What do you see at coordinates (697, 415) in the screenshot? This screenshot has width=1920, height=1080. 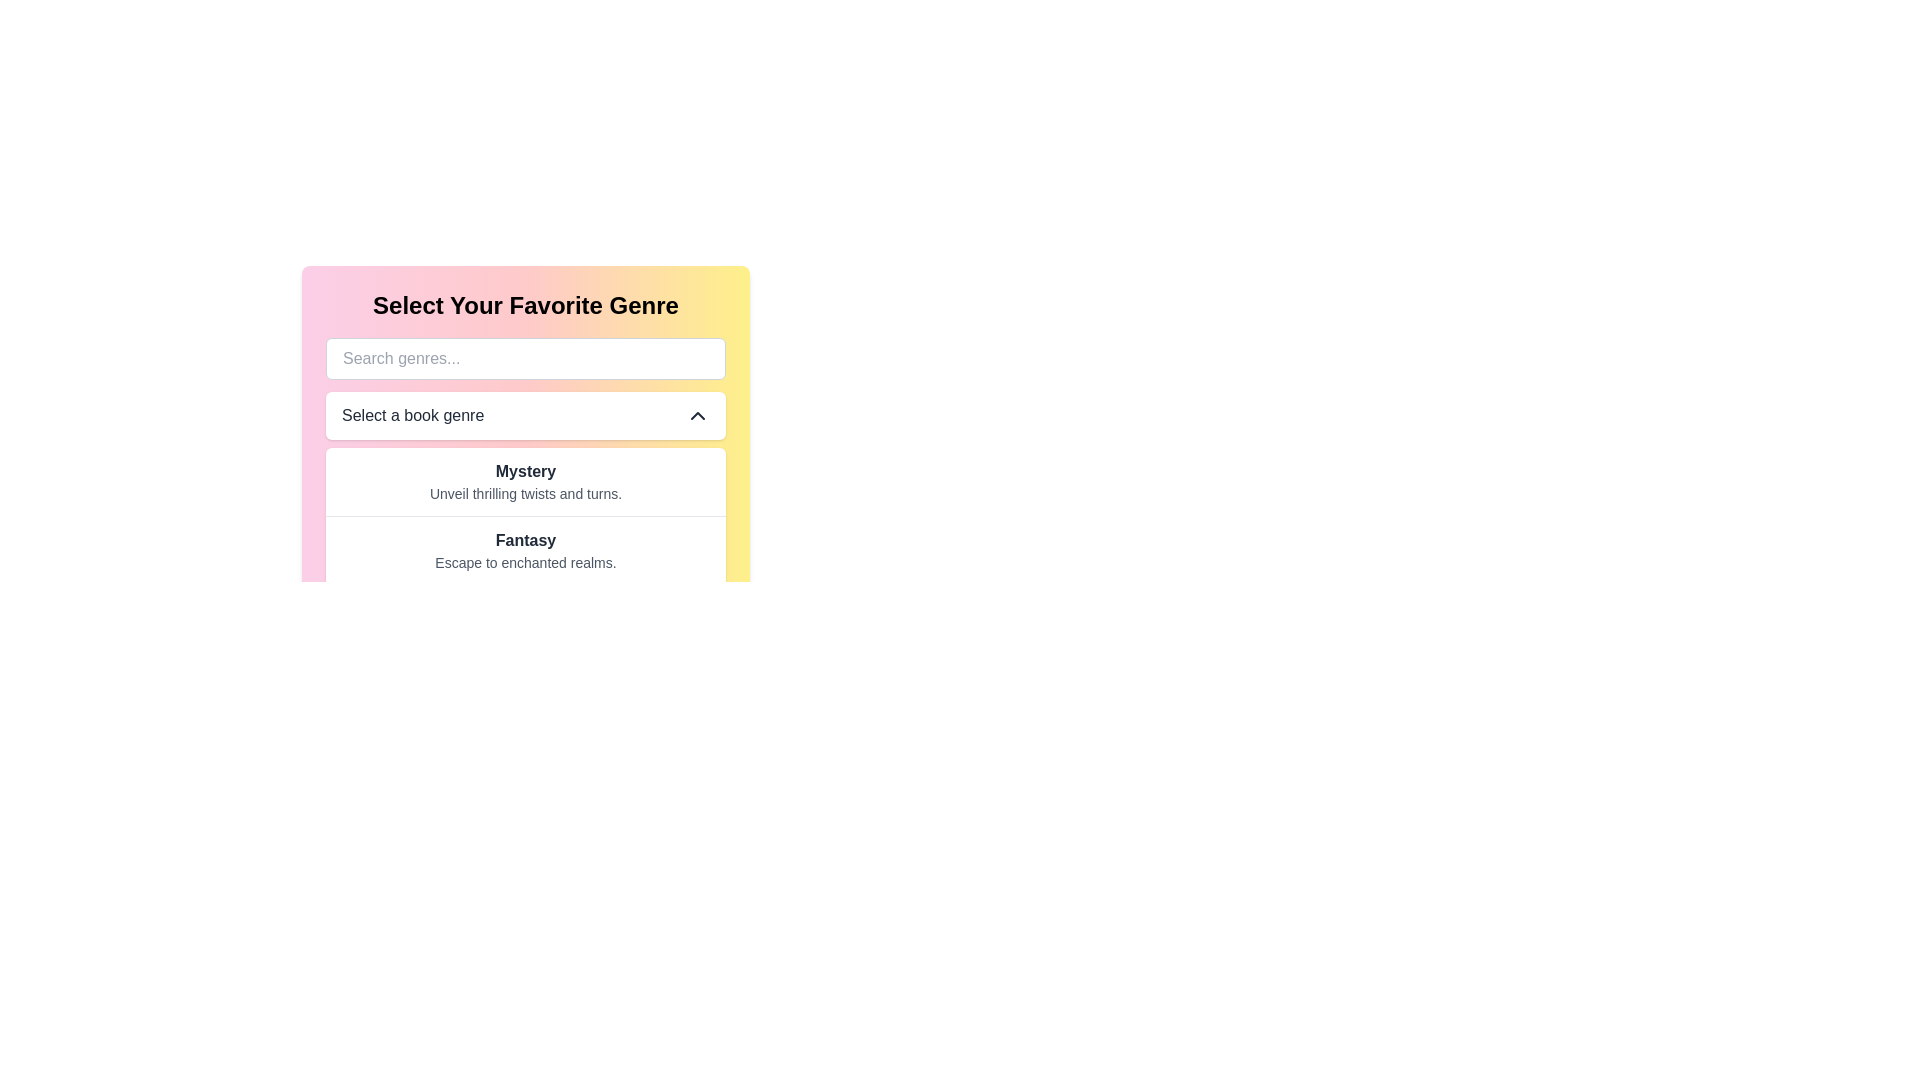 I see `the icon located at the far right of the 'Select a book genre' dropdown menu` at bounding box center [697, 415].